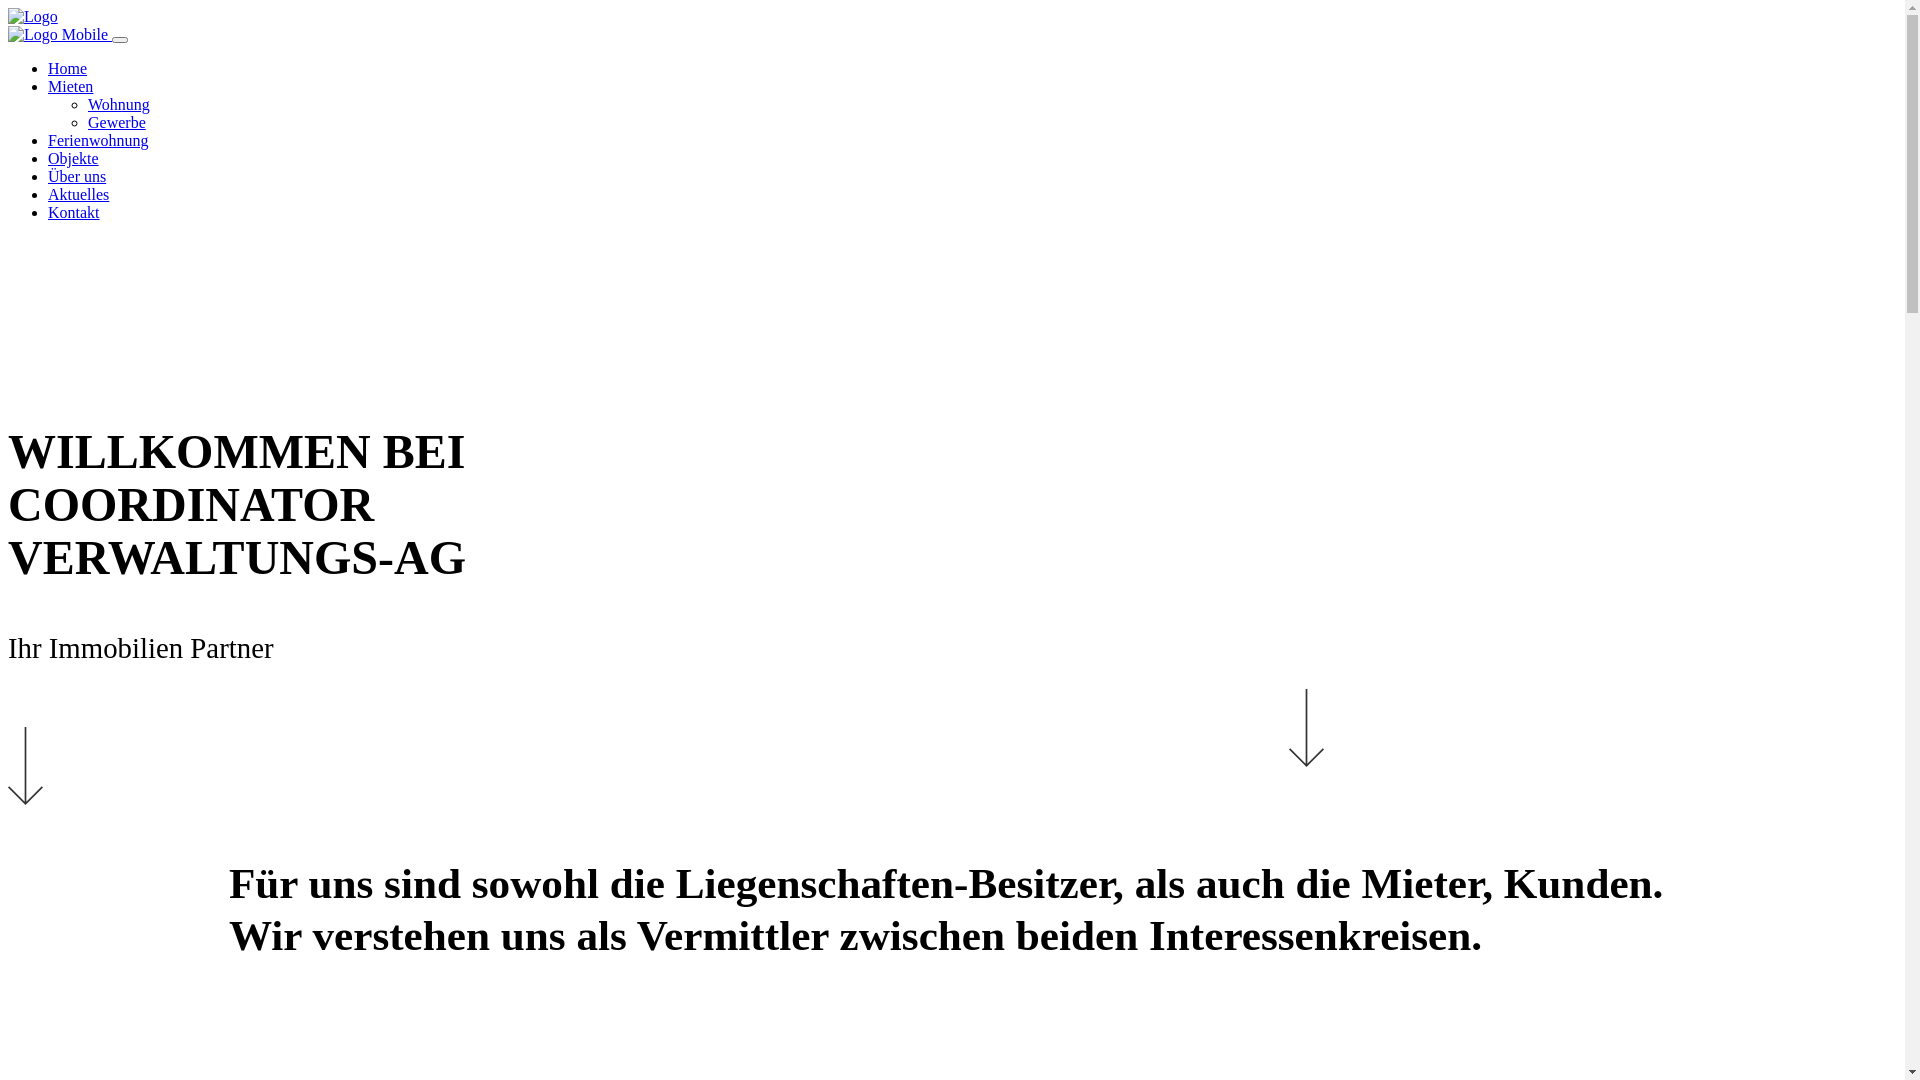 This screenshot has height=1080, width=1920. Describe the element at coordinates (73, 157) in the screenshot. I see `'Objekte'` at that location.